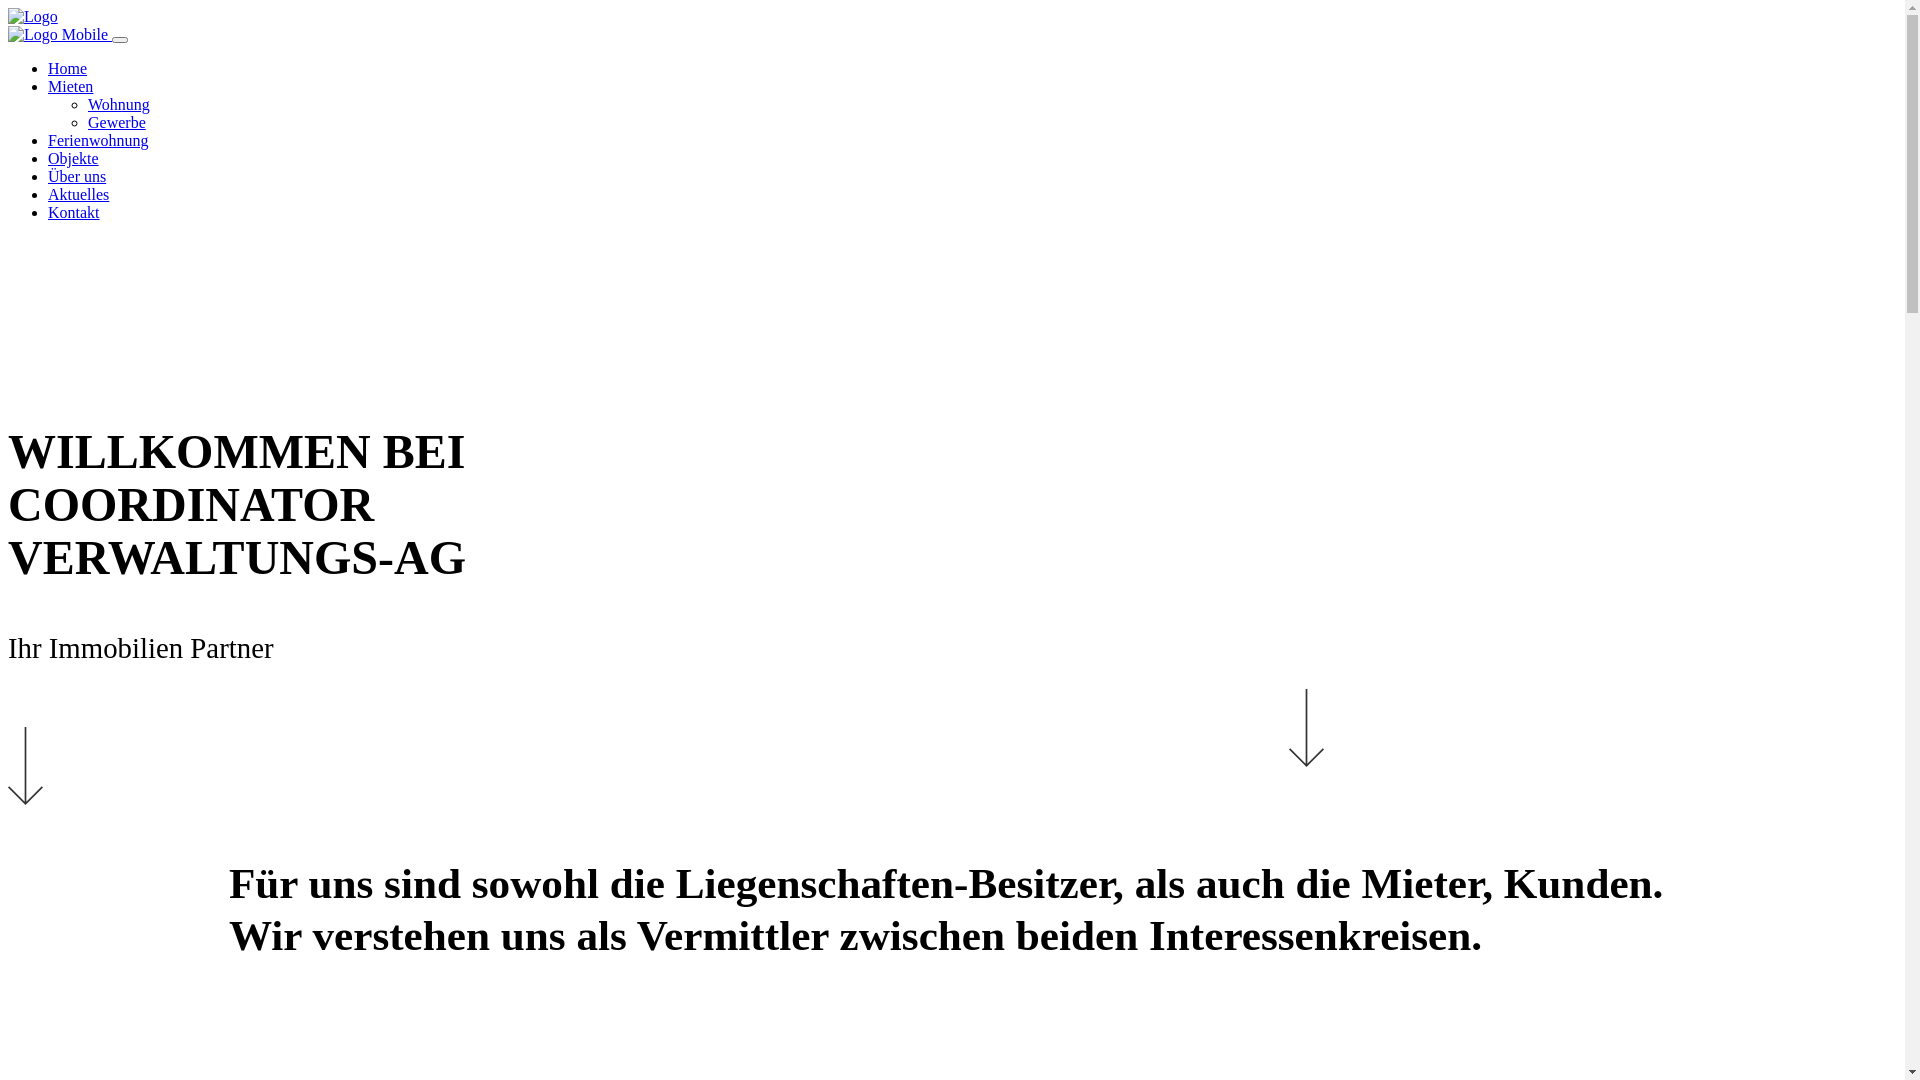 This screenshot has height=1080, width=1920. Describe the element at coordinates (73, 157) in the screenshot. I see `'Objekte'` at that location.